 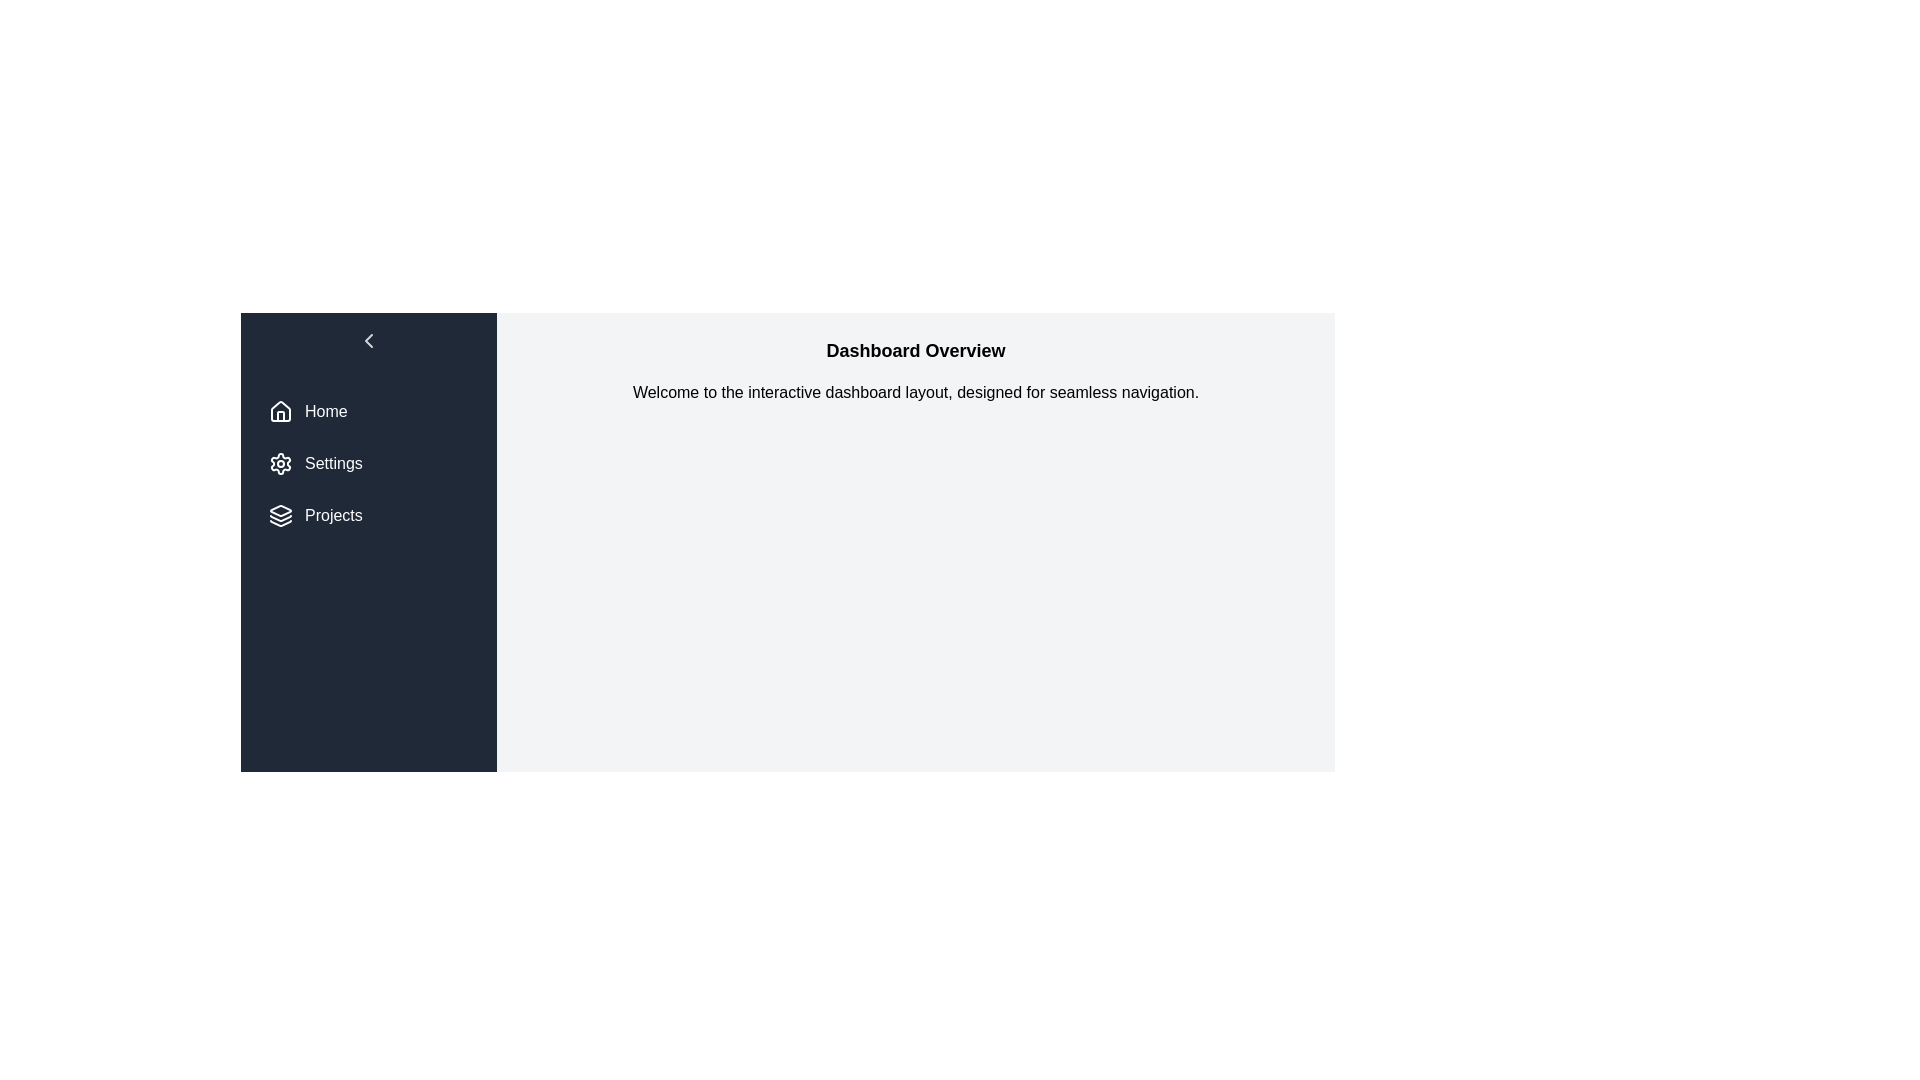 What do you see at coordinates (280, 463) in the screenshot?
I see `the upper gear segment of the 'Settings' icon located in the sidebar beneath the 'Home' icon` at bounding box center [280, 463].